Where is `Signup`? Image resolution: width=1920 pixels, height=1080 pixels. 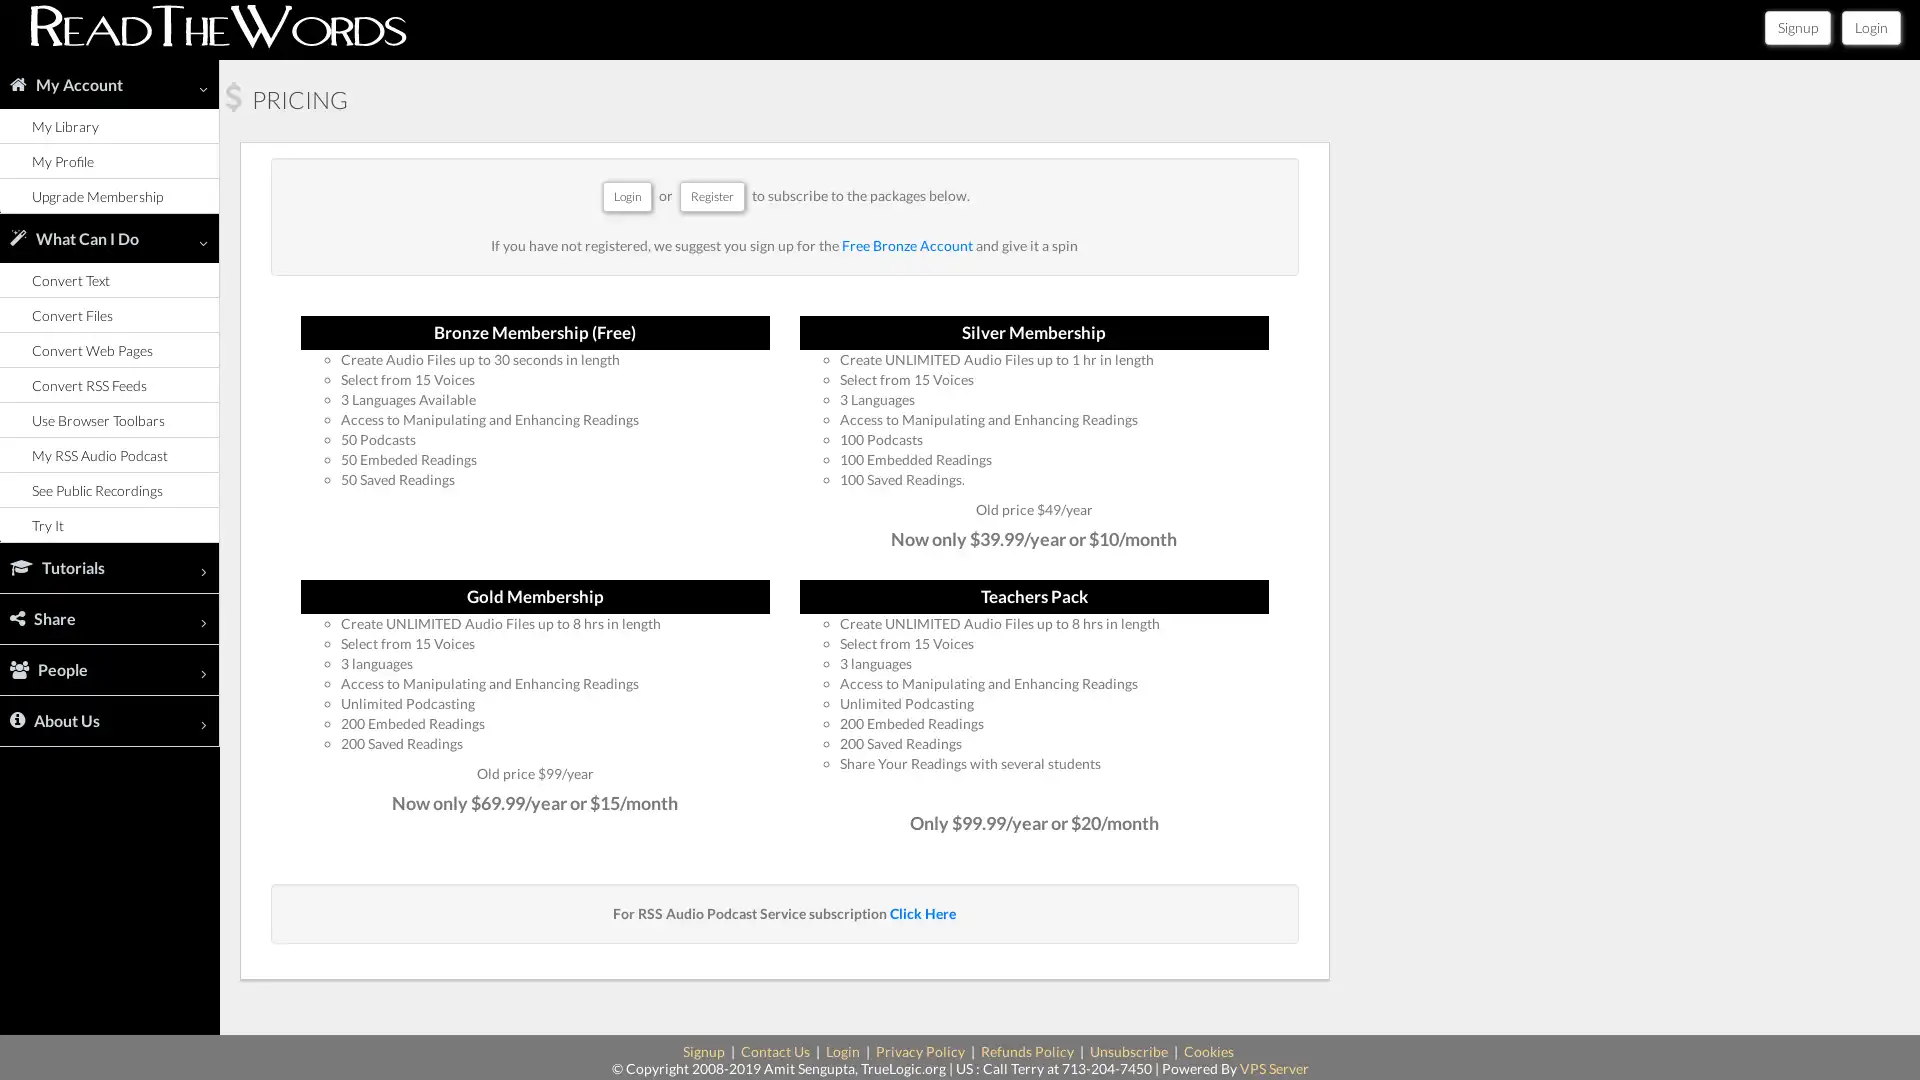
Signup is located at coordinates (1798, 27).